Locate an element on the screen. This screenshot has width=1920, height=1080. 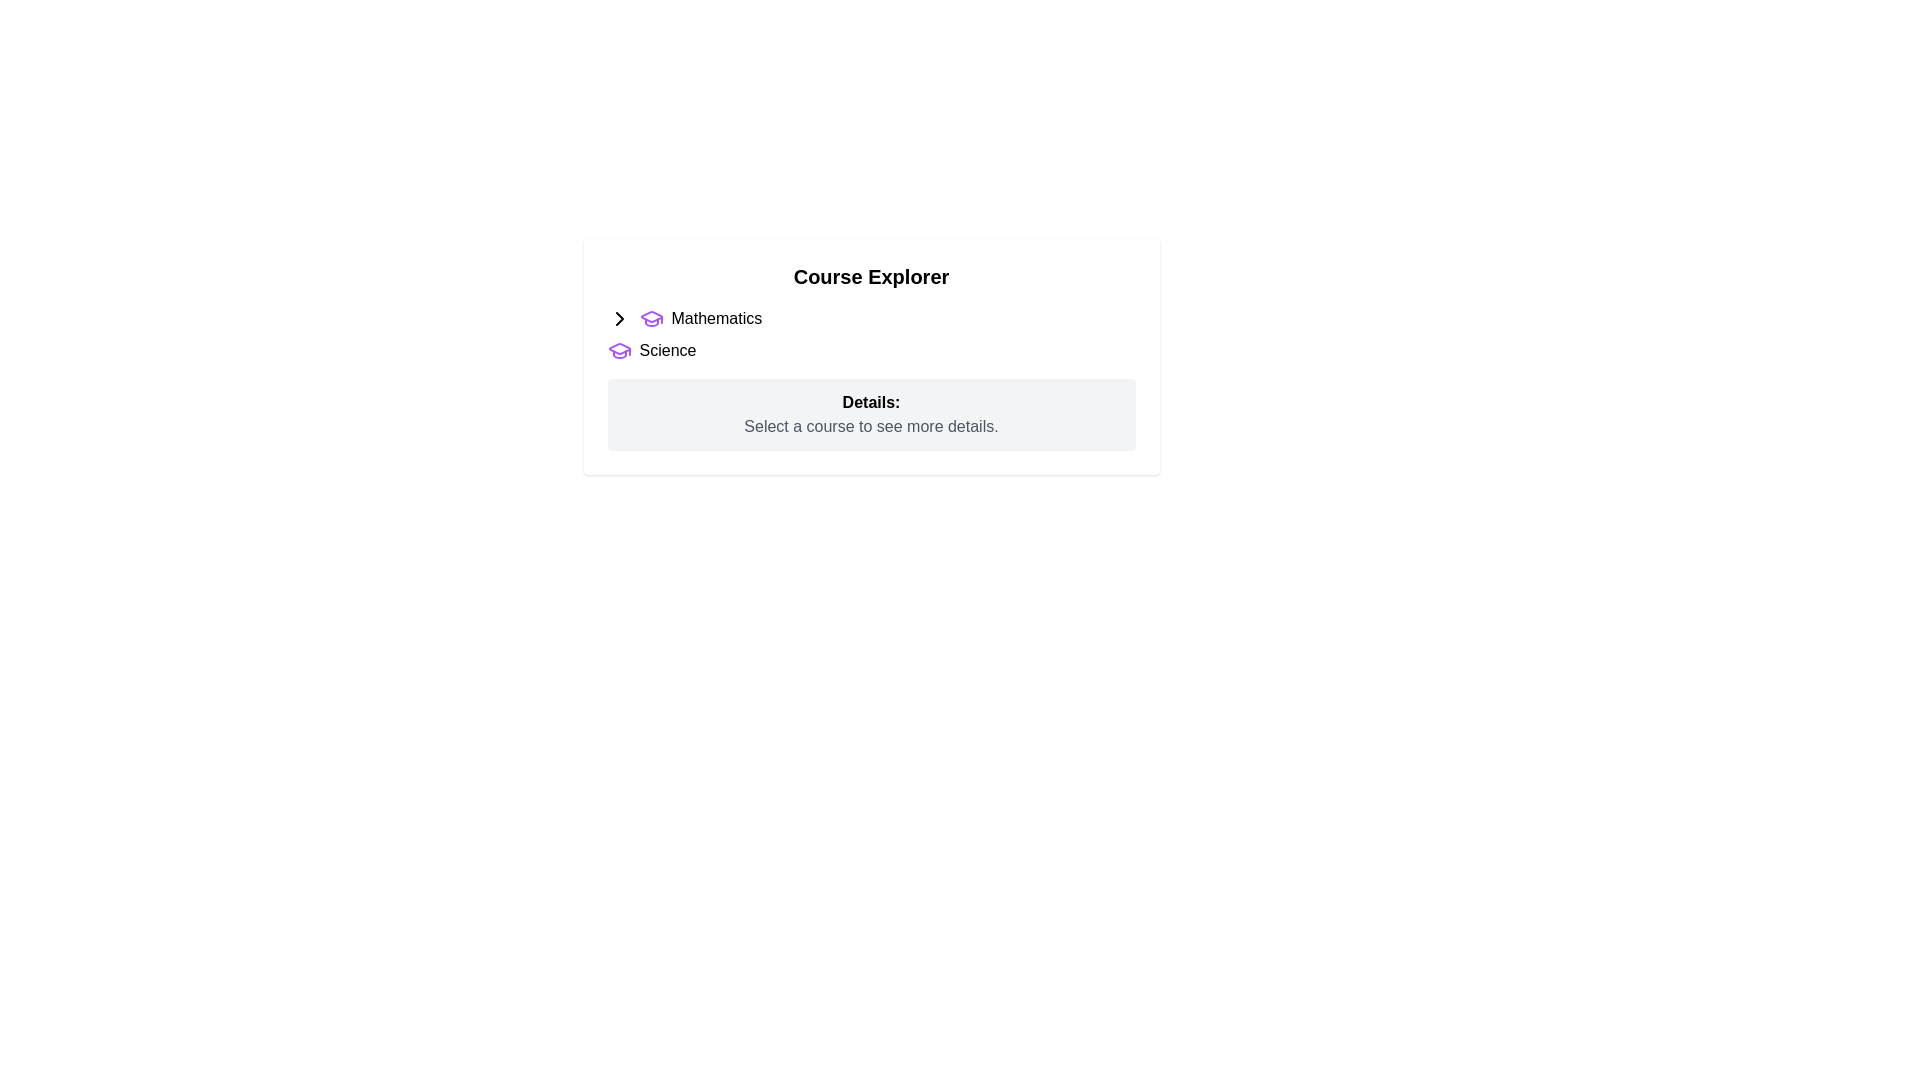
the purple graduation cap icon located immediately to the left of the text 'Mathematics' is located at coordinates (651, 318).